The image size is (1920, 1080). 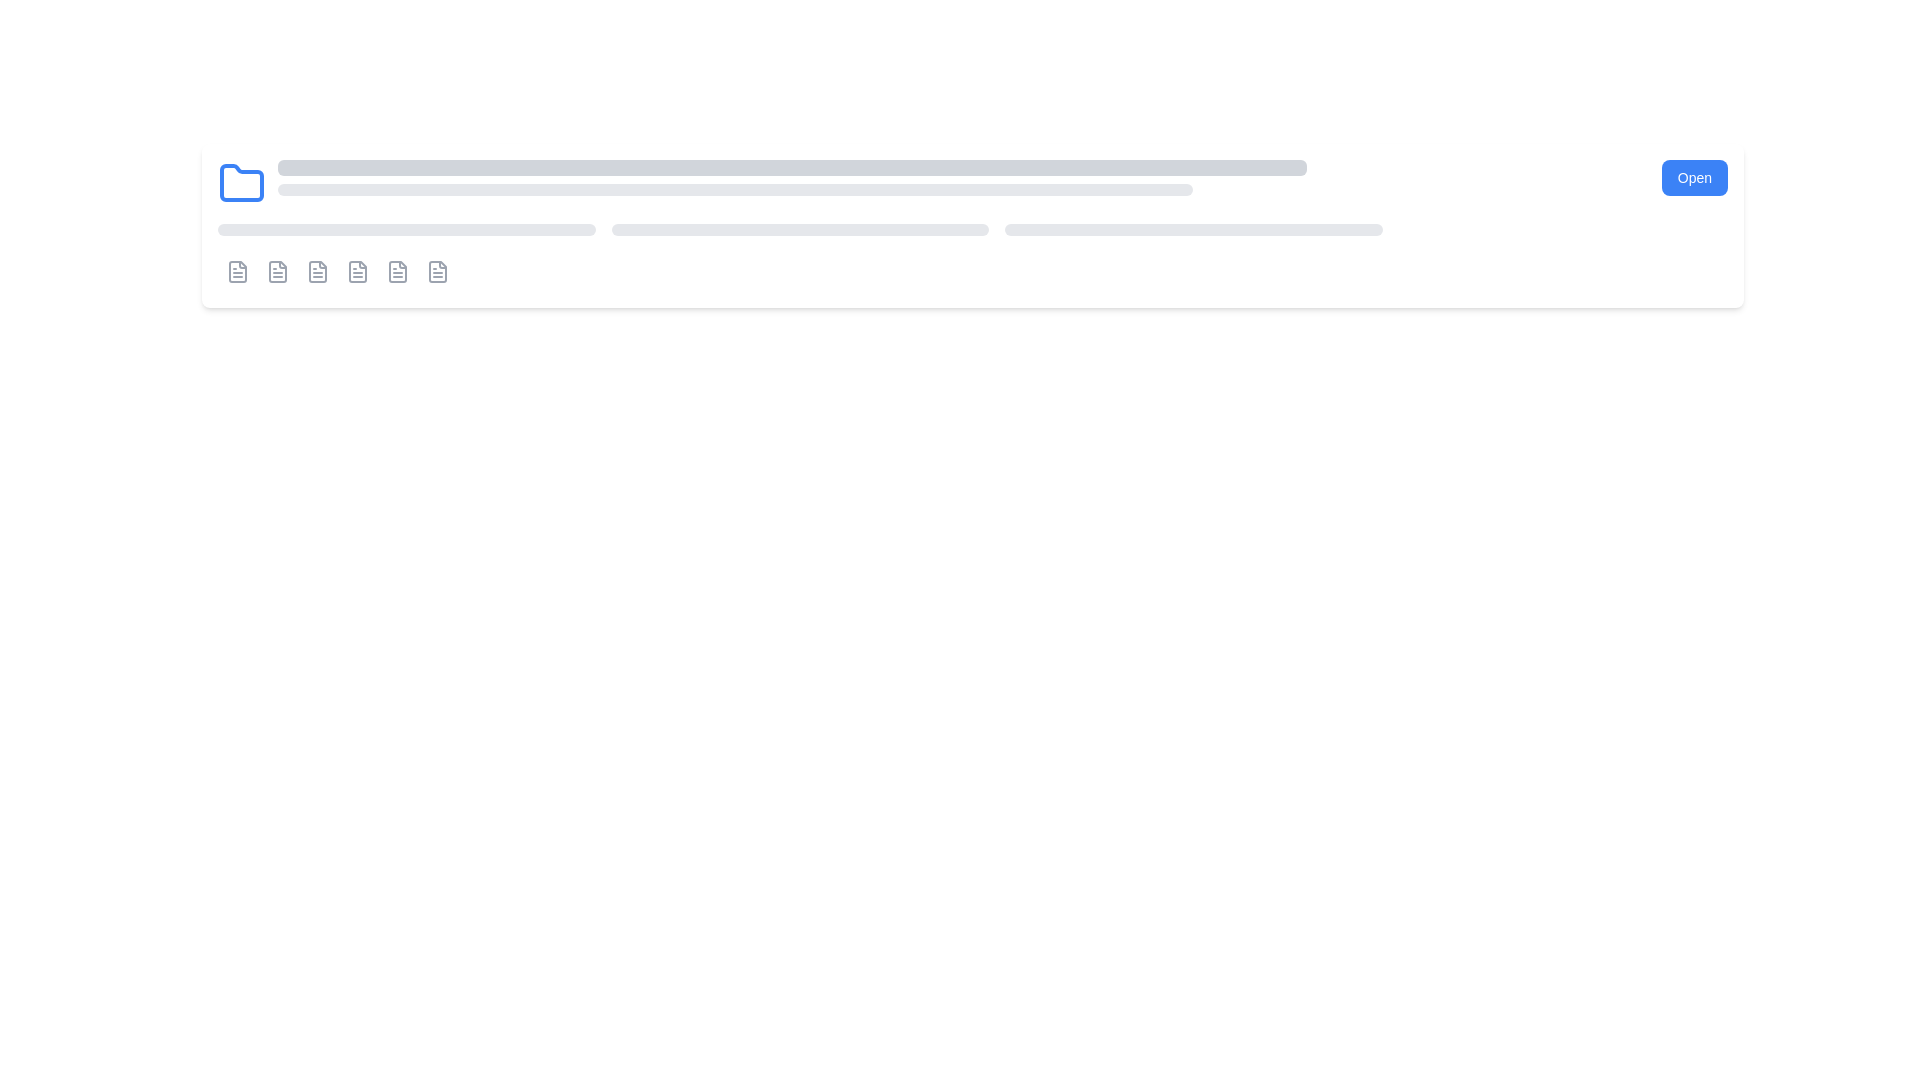 What do you see at coordinates (791, 167) in the screenshot?
I see `the light gray horizontal progress bar with rounded corners located in the upper-middle section of the interface` at bounding box center [791, 167].